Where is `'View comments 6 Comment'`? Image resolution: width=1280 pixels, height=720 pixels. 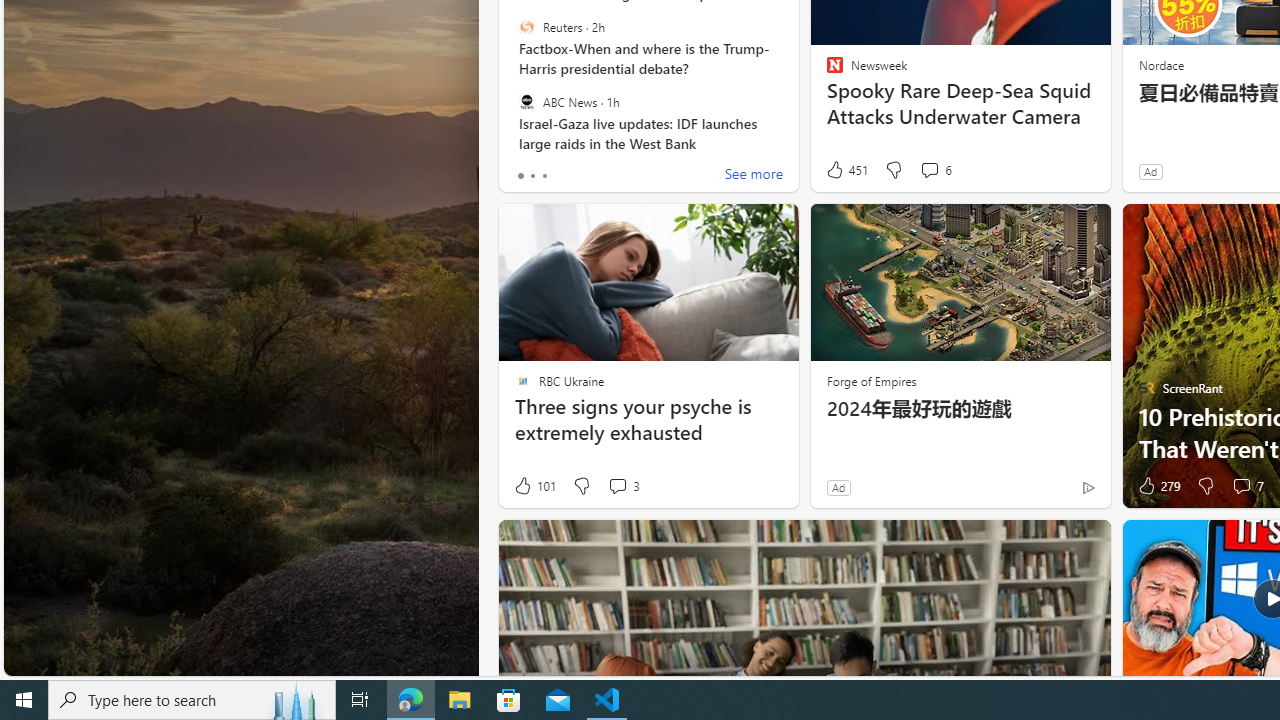 'View comments 6 Comment' is located at coordinates (934, 169).